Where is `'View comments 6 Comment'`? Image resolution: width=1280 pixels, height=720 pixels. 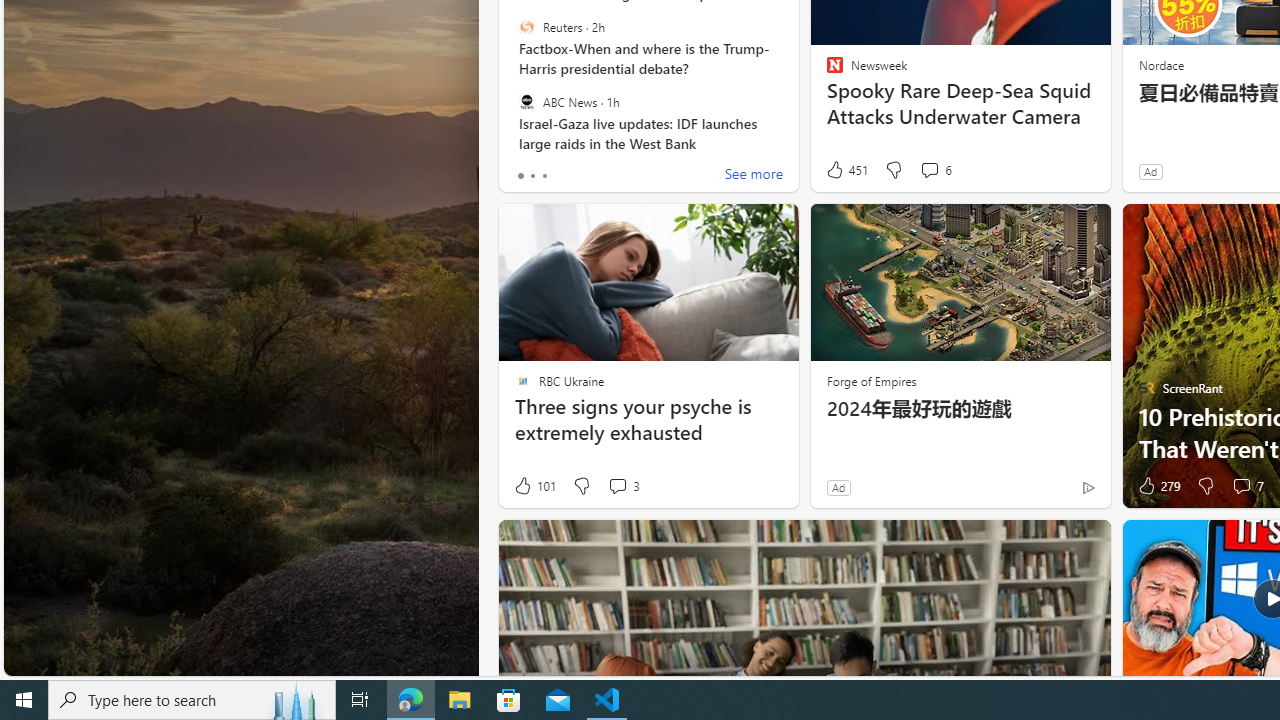 'View comments 6 Comment' is located at coordinates (934, 169).